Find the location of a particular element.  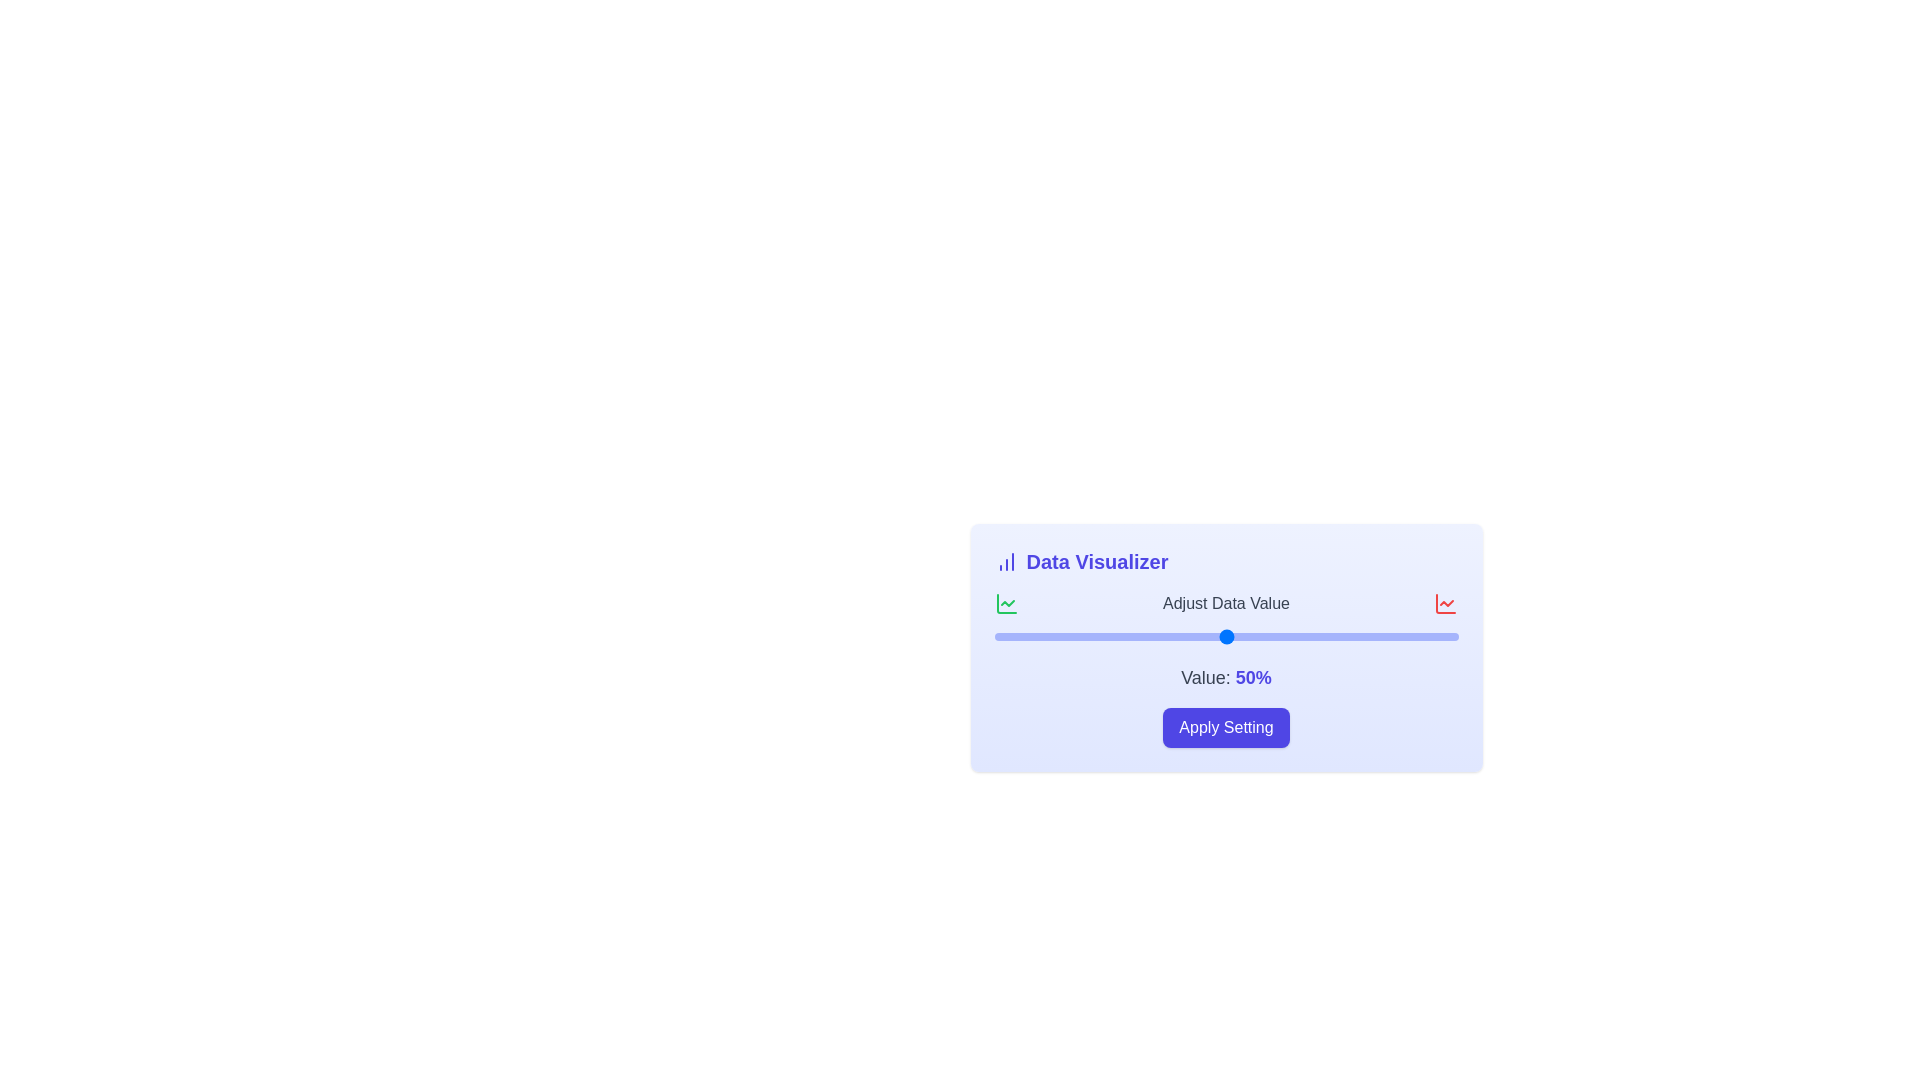

the rectangular button with rounded corners and a purple background labeled 'Apply Setting' to apply the settings is located at coordinates (1225, 728).